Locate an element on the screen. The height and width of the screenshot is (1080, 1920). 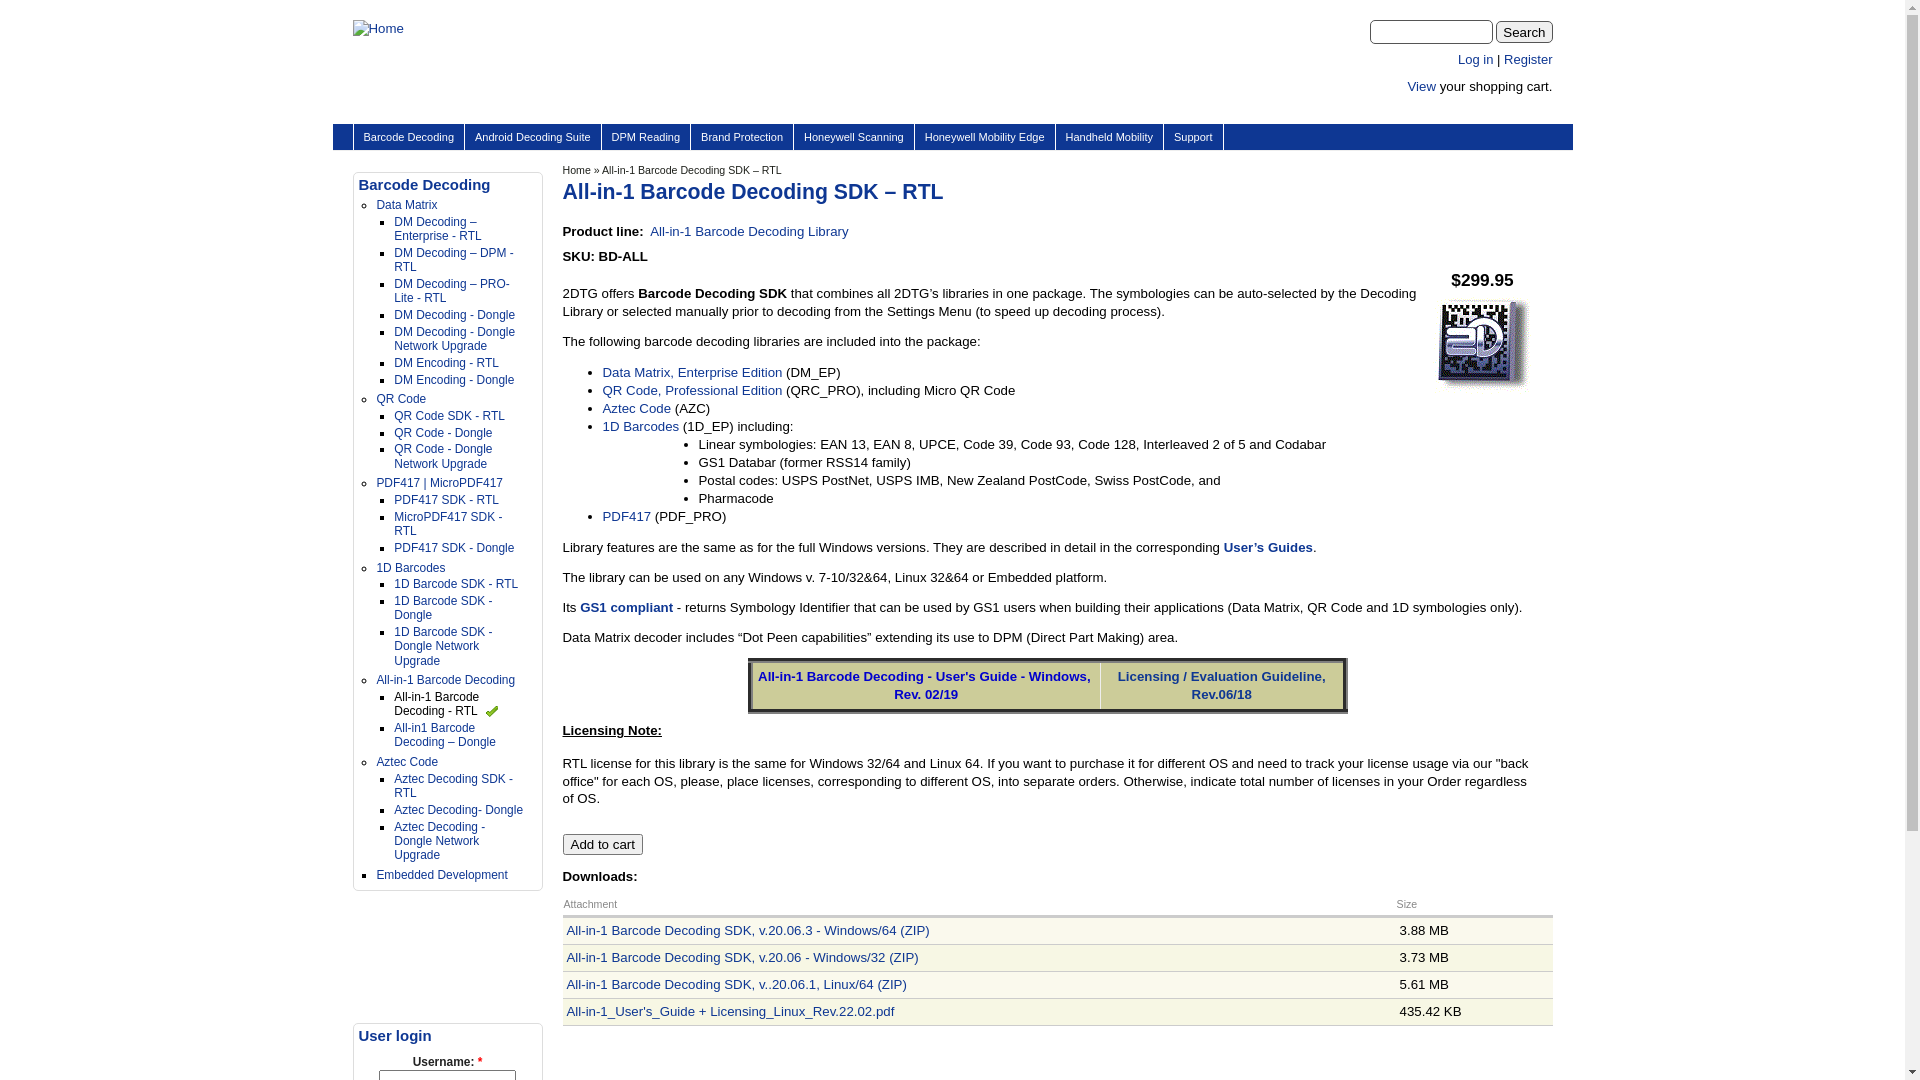
'Data Matrix' is located at coordinates (405, 204).